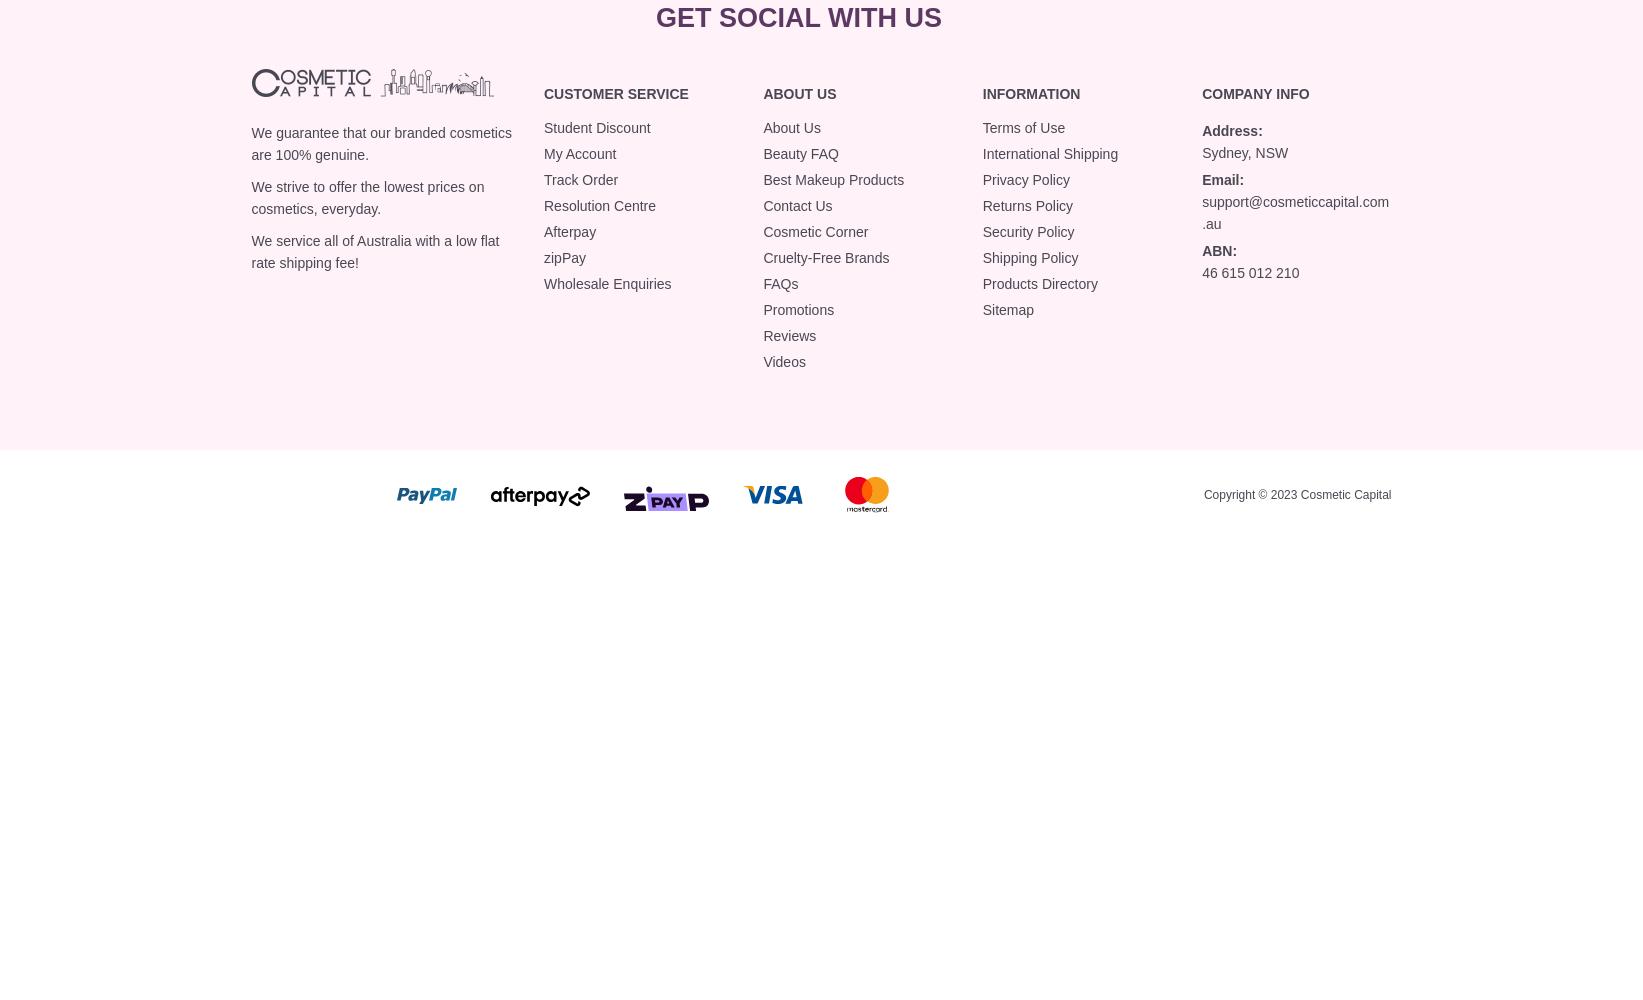  What do you see at coordinates (763, 179) in the screenshot?
I see `'Best Makeup Products'` at bounding box center [763, 179].